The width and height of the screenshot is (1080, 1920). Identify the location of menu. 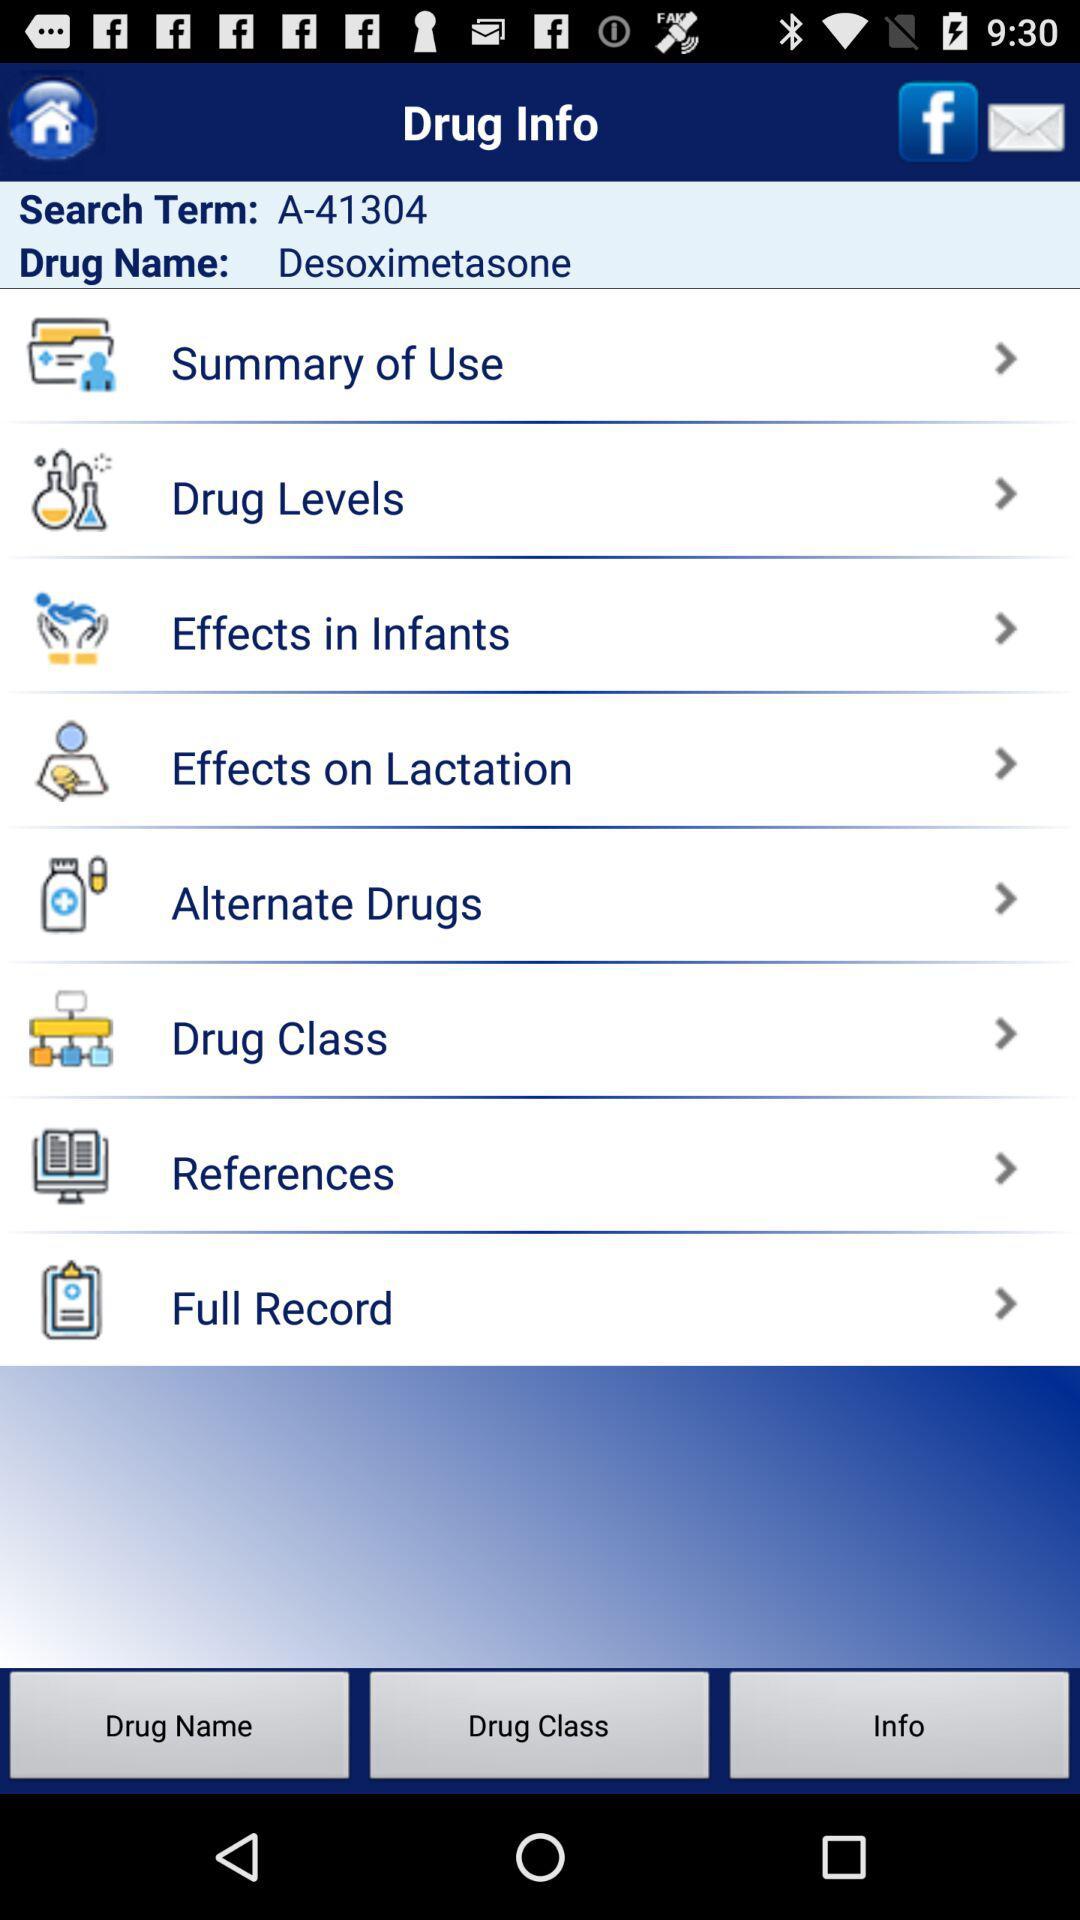
(51, 121).